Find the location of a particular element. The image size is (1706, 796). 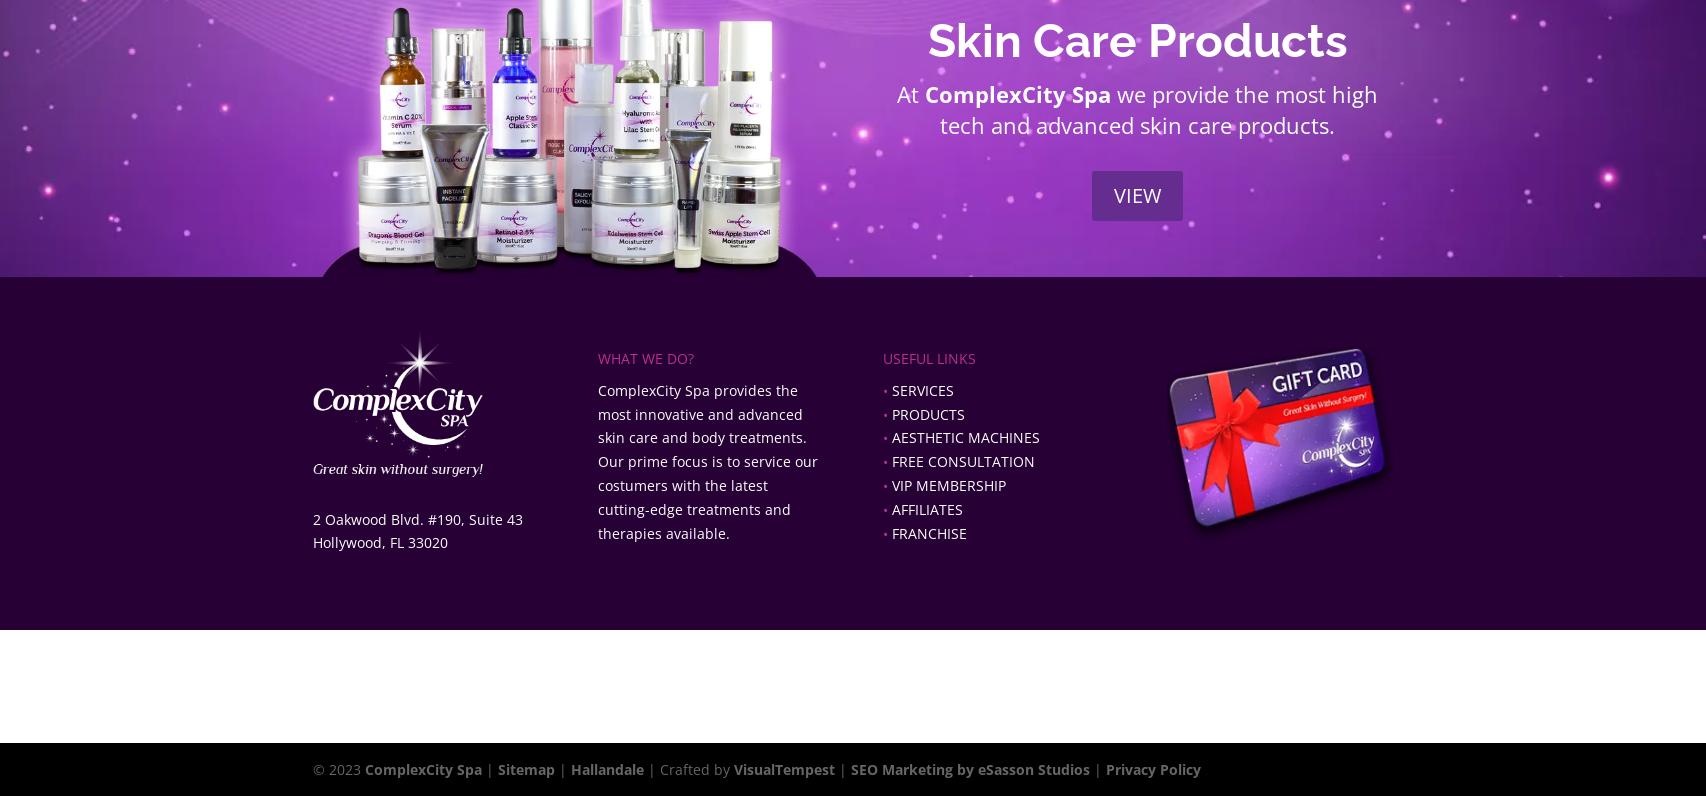

'Hallandale' is located at coordinates (569, 769).